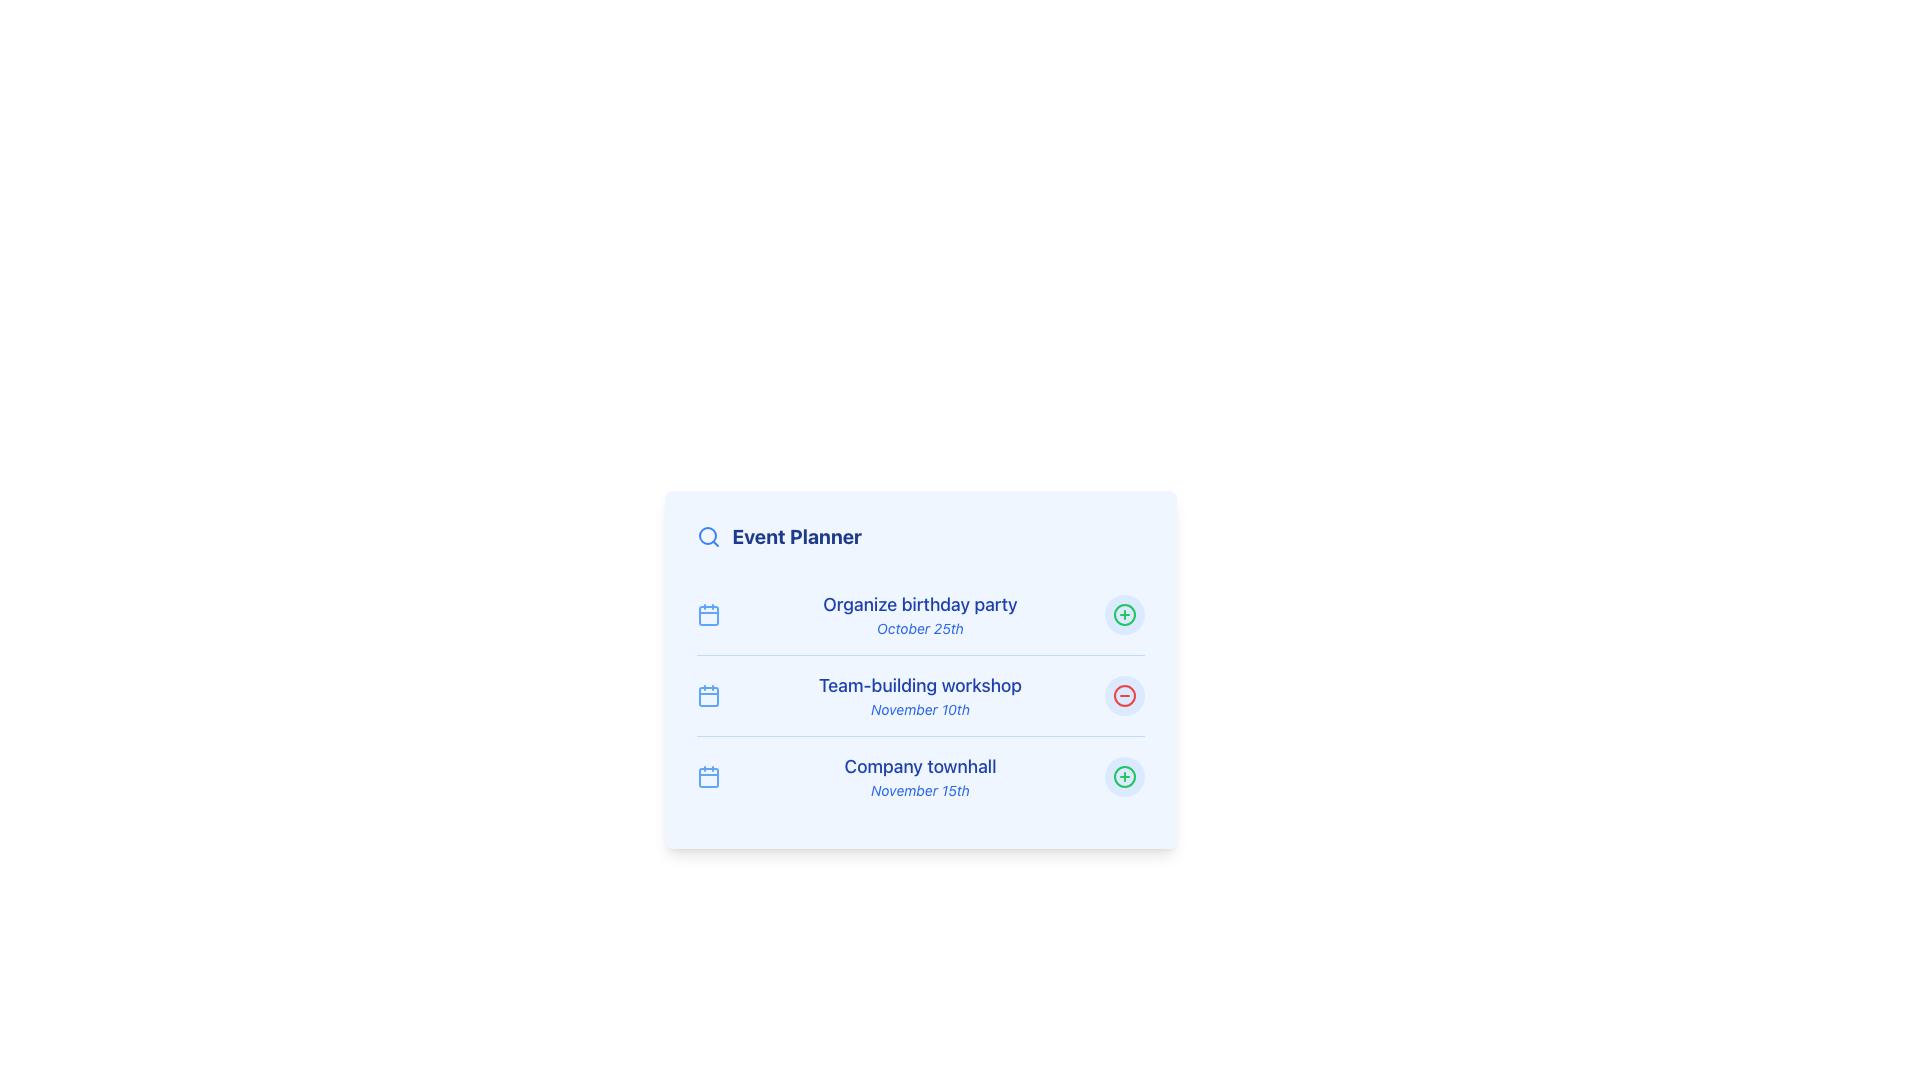 This screenshot has width=1920, height=1080. What do you see at coordinates (1124, 775) in the screenshot?
I see `the button that allows users` at bounding box center [1124, 775].